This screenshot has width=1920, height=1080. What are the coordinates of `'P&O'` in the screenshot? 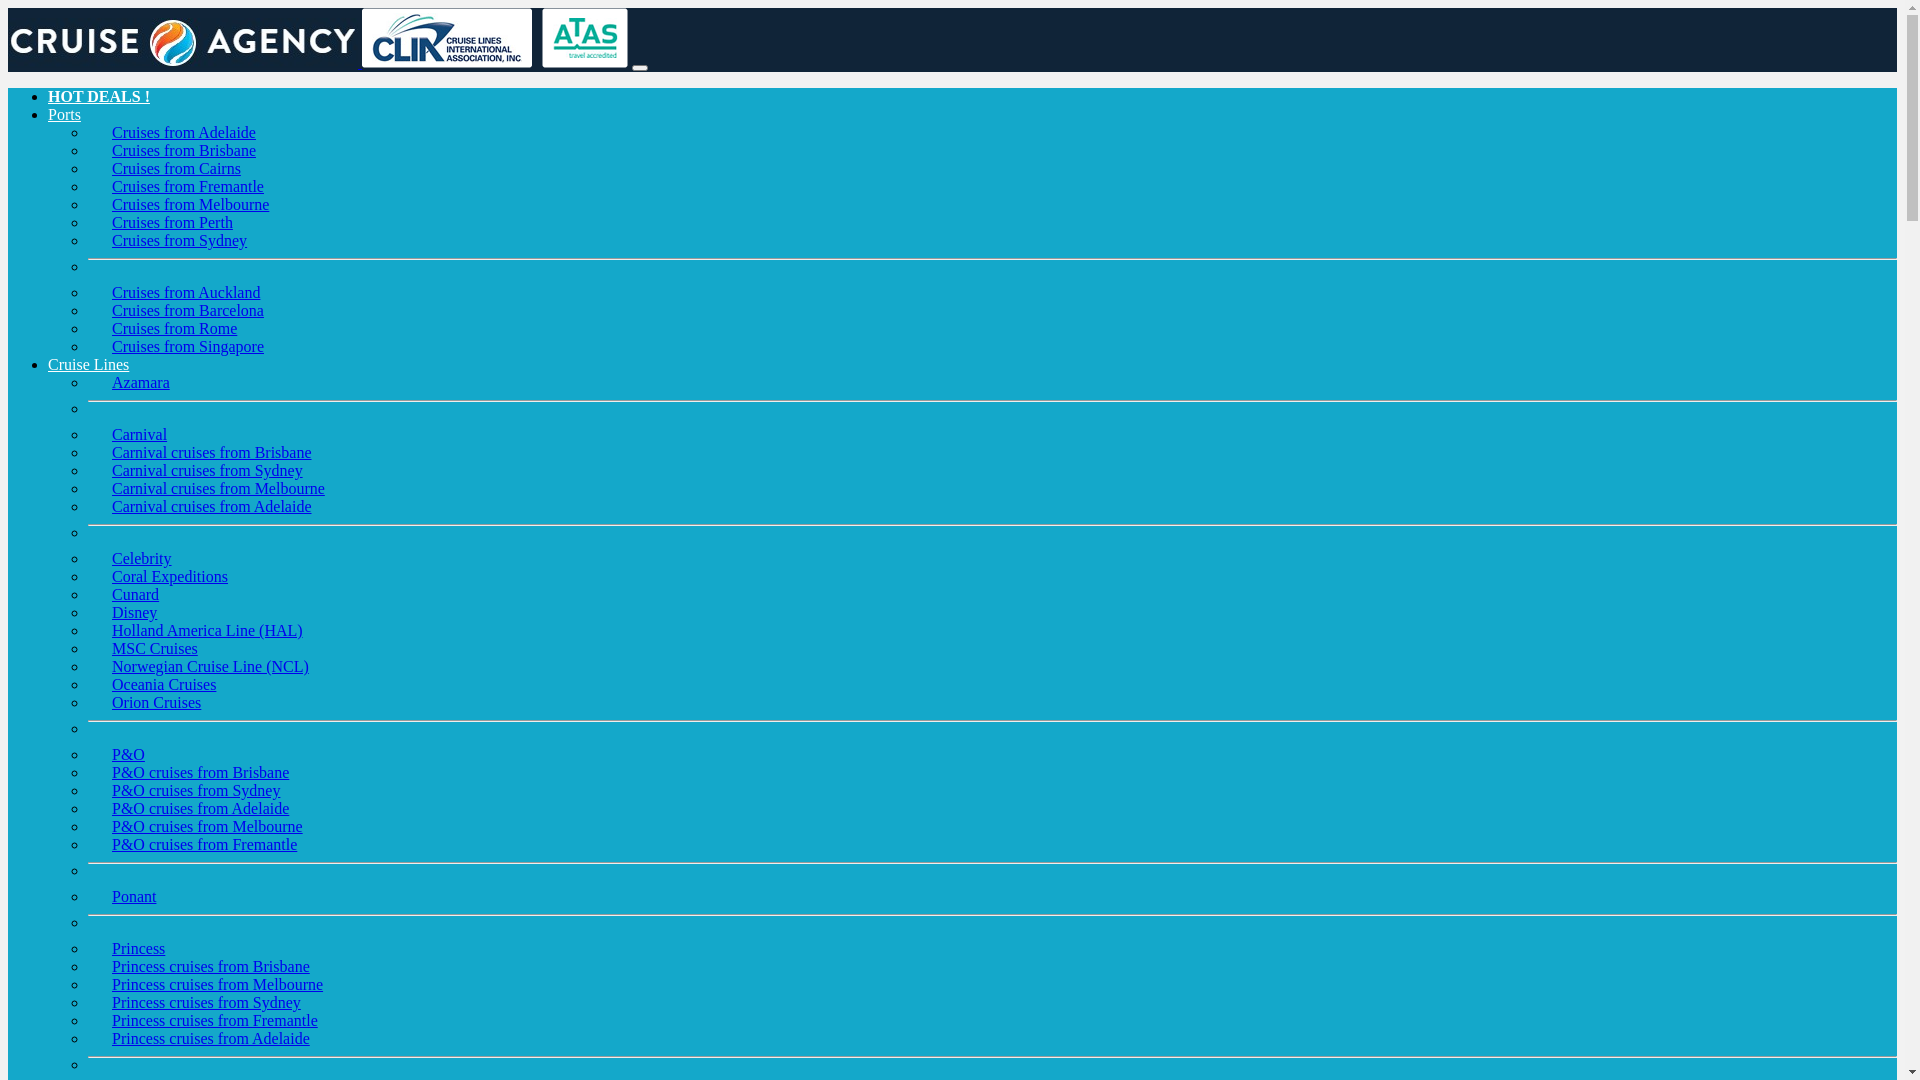 It's located at (127, 754).